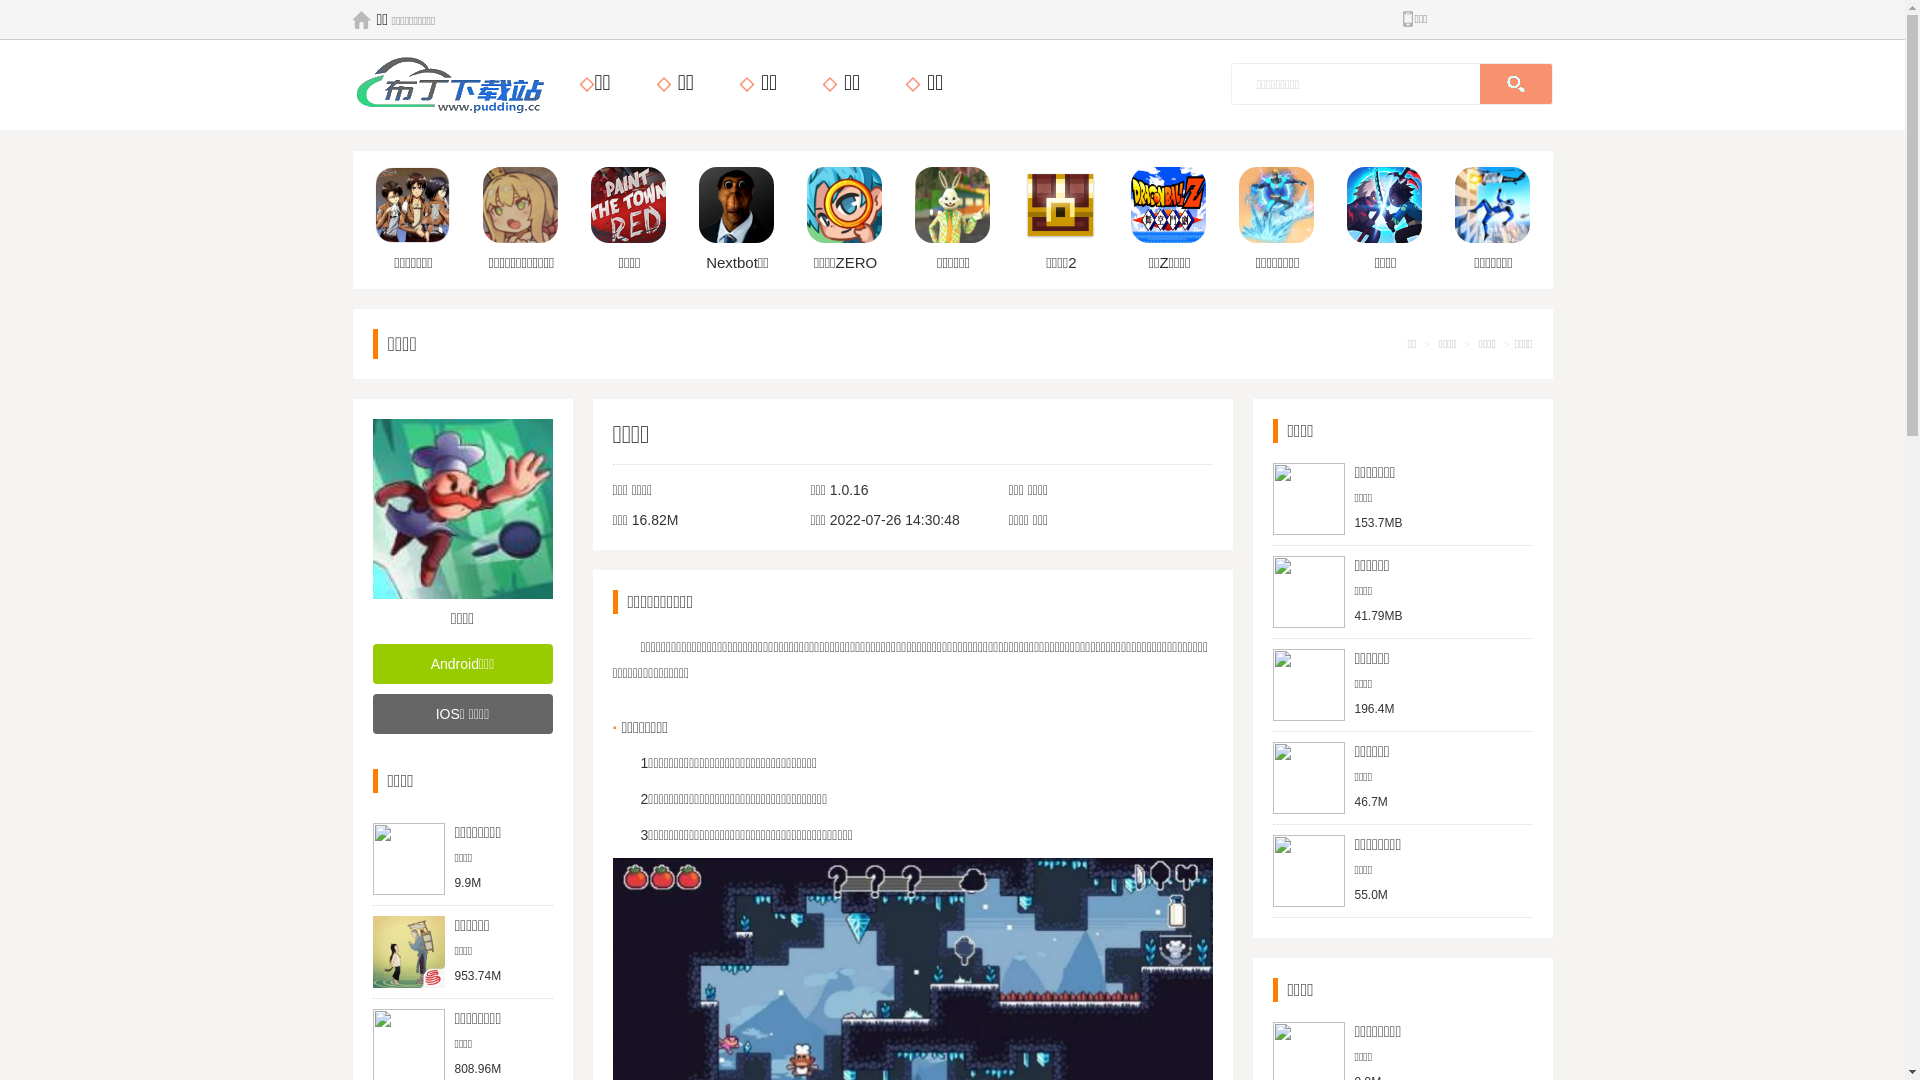  I want to click on '16.82M', so click(655, 519).